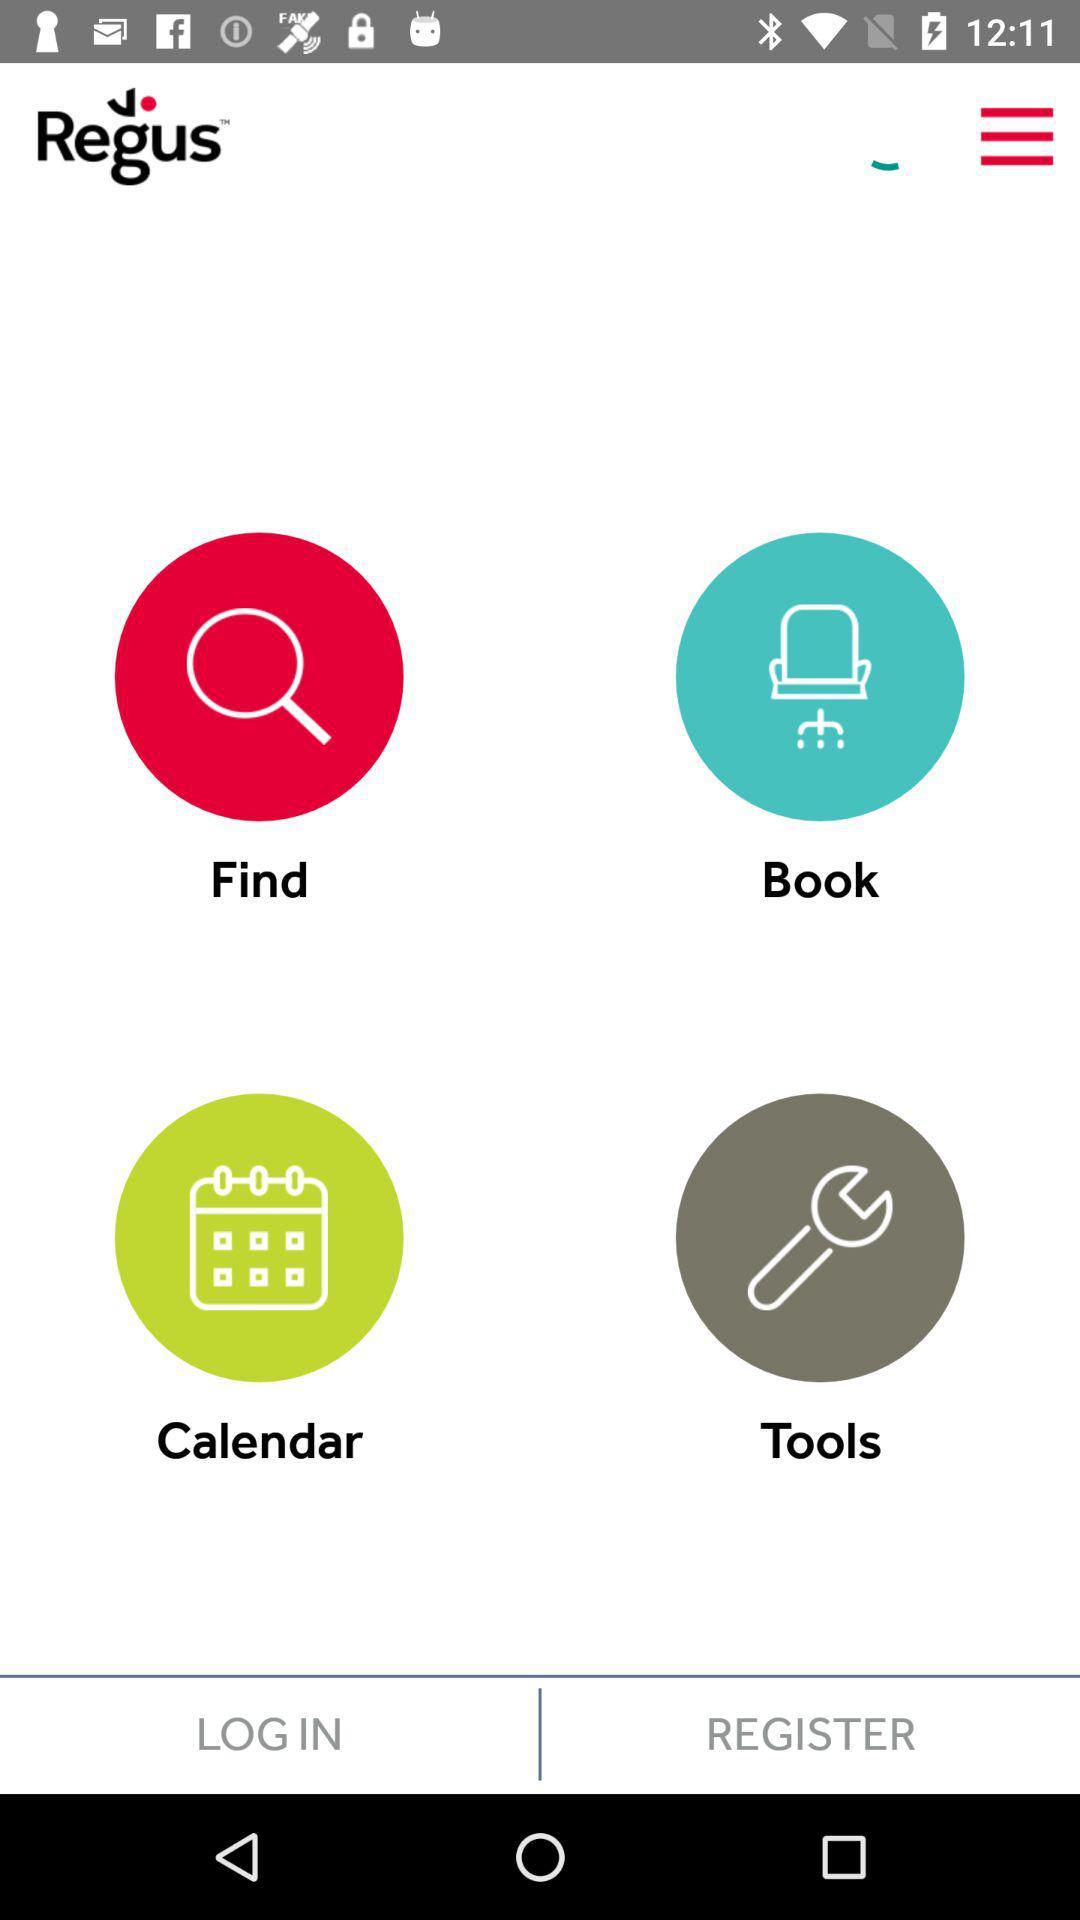 Image resolution: width=1080 pixels, height=1920 pixels. What do you see at coordinates (810, 1732) in the screenshot?
I see `register icon` at bounding box center [810, 1732].